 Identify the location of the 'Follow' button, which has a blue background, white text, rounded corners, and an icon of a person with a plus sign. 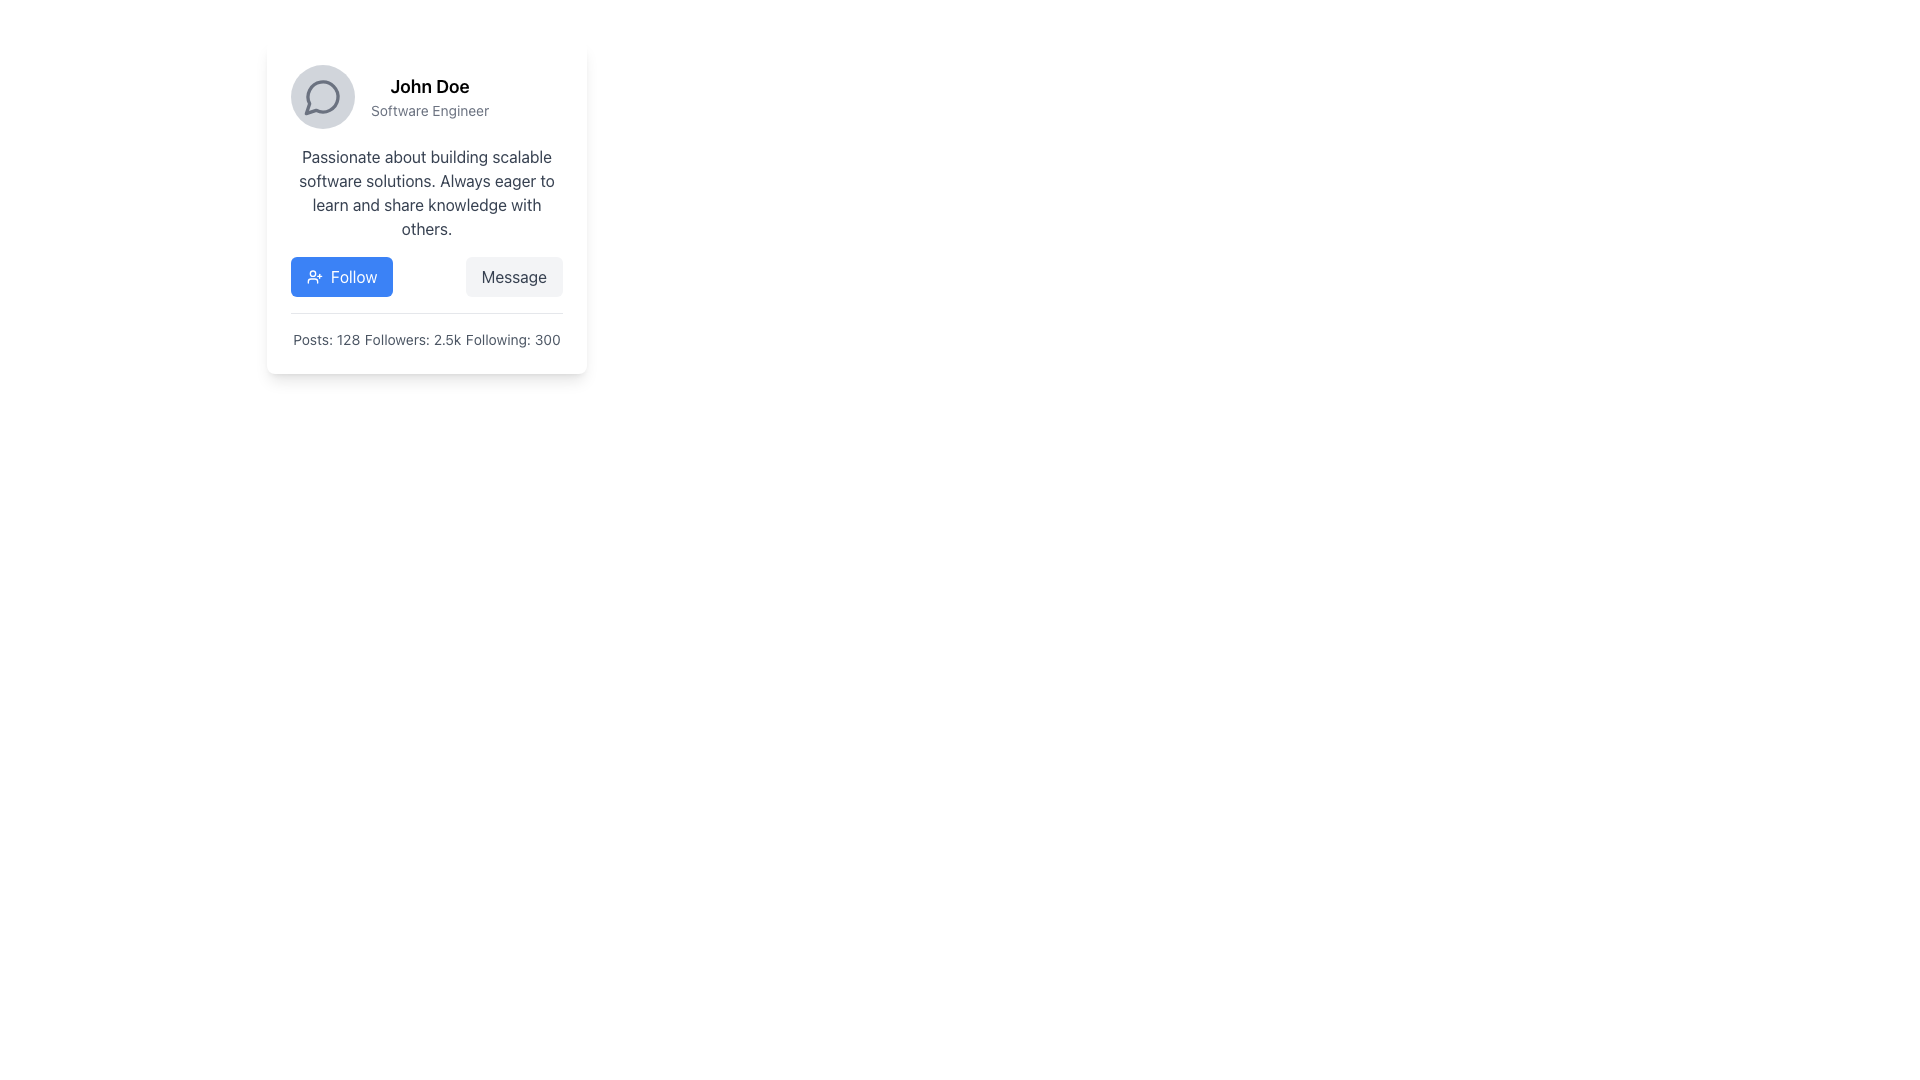
(342, 277).